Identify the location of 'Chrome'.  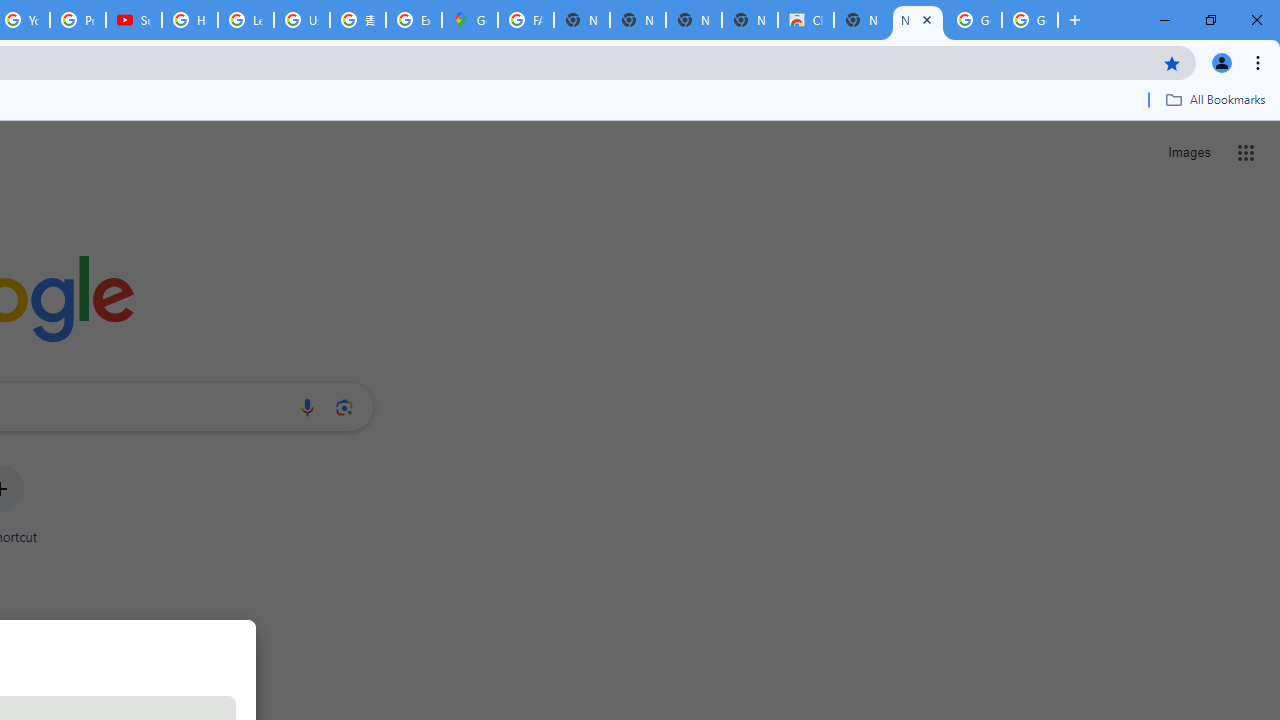
(1259, 61).